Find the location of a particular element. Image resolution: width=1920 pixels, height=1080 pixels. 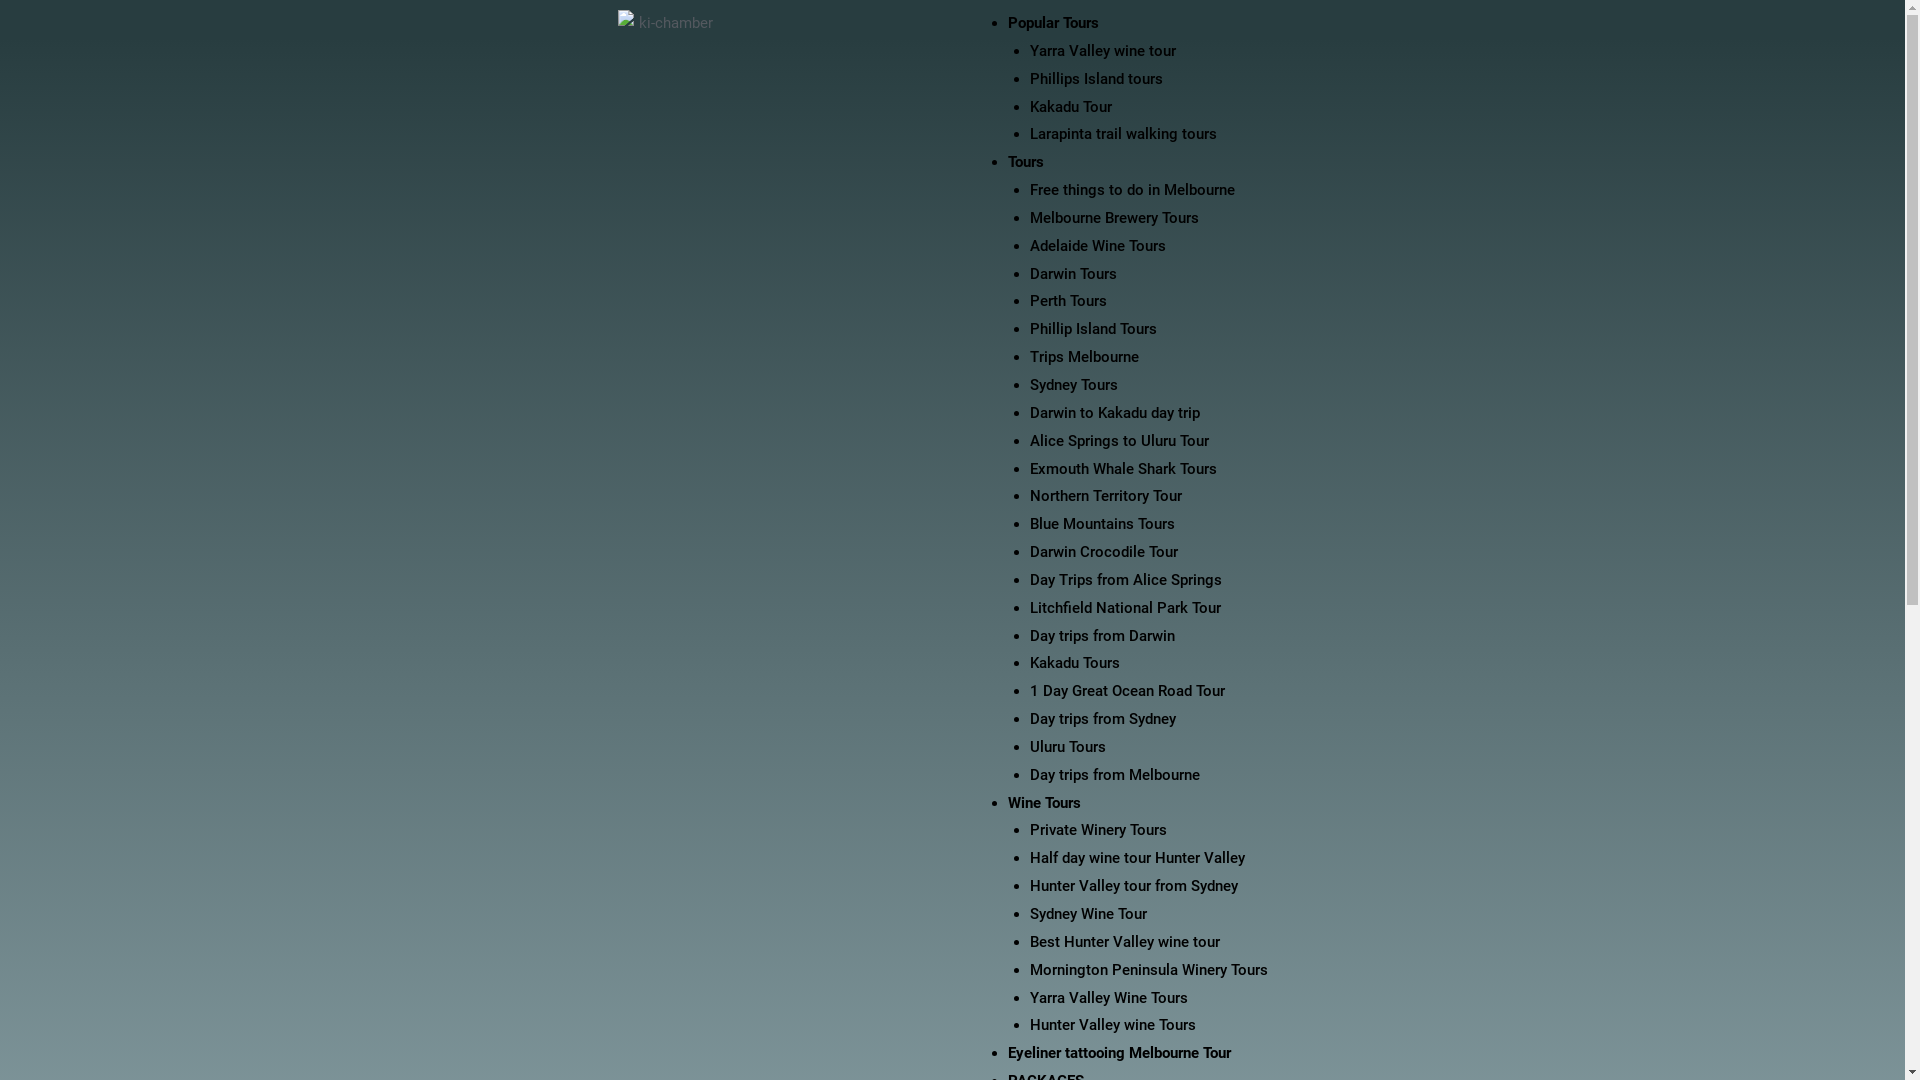

'Day trips from Sydney' is located at coordinates (1102, 717).